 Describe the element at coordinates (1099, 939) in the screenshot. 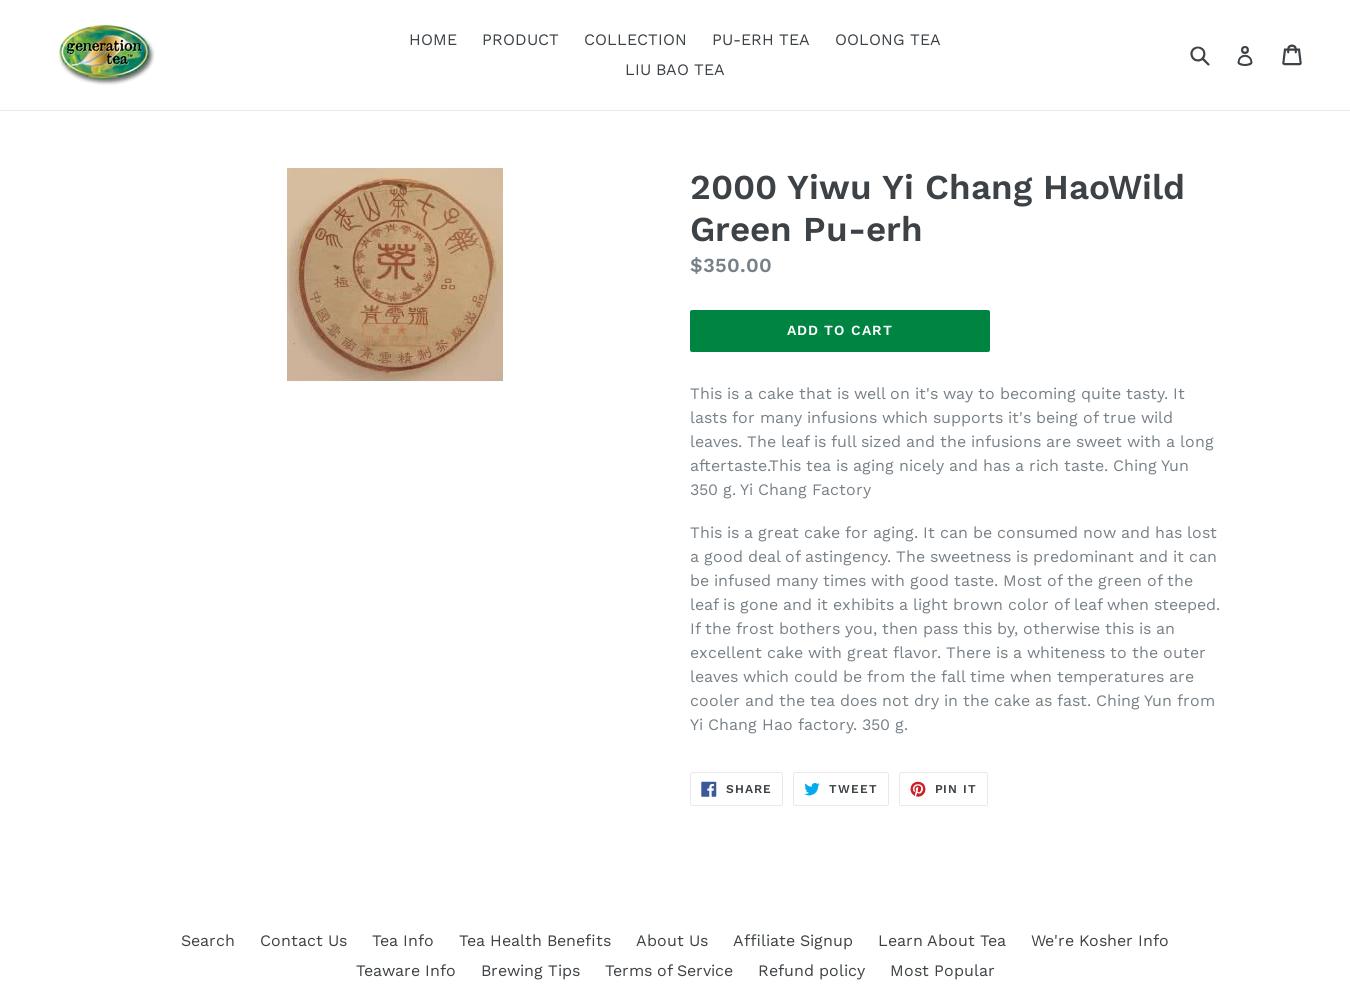

I see `'We're Kosher Info'` at that location.